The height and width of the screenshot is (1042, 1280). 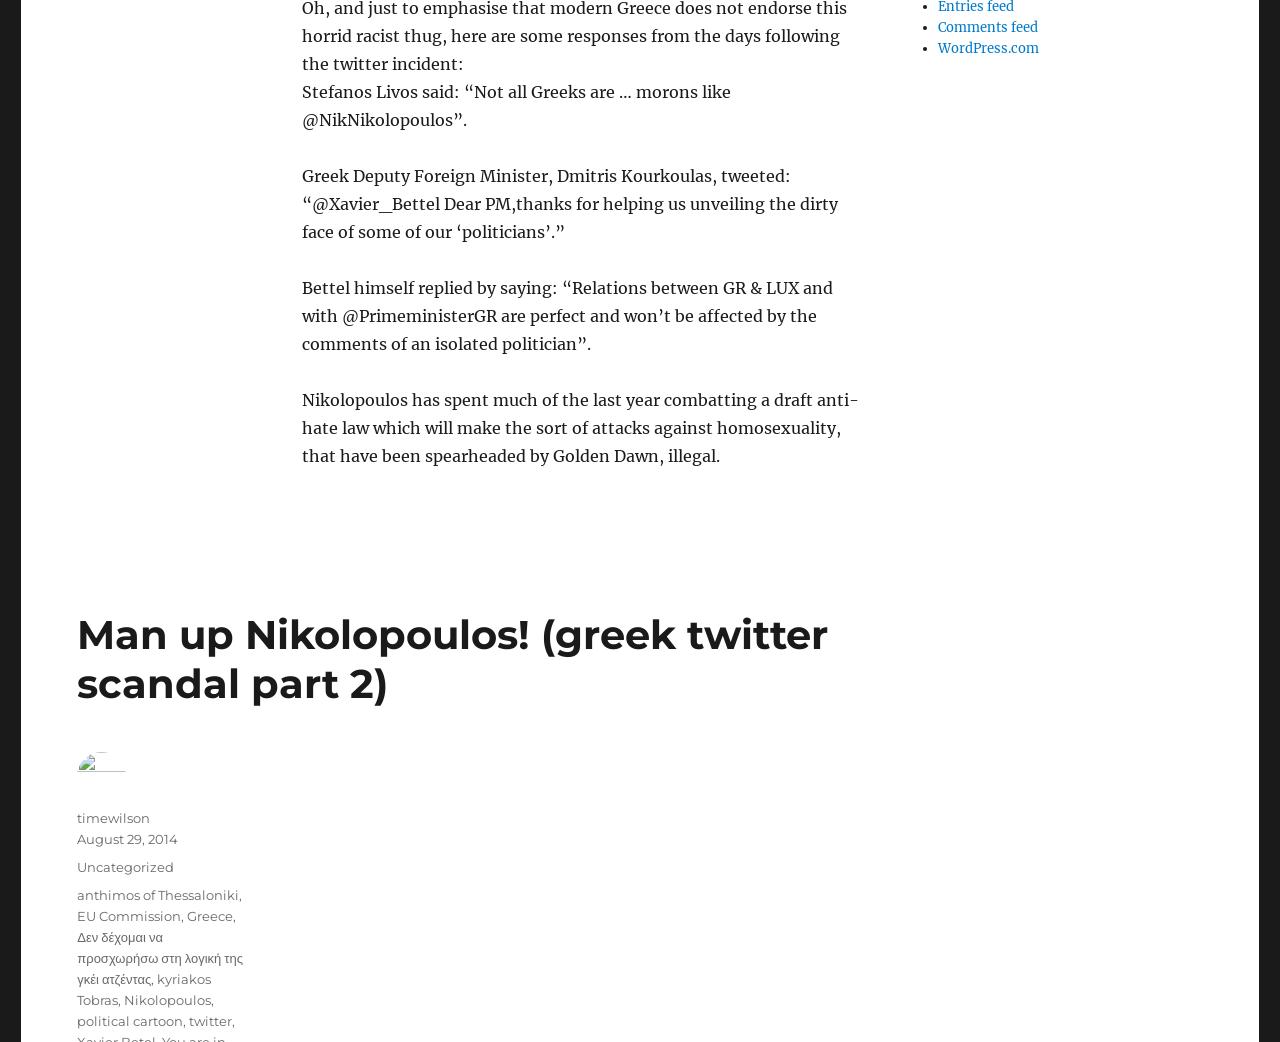 I want to click on 'Stefanos Livos said: “Not all Greeks are … morons like @NikNikolopoulos”.', so click(x=300, y=105).